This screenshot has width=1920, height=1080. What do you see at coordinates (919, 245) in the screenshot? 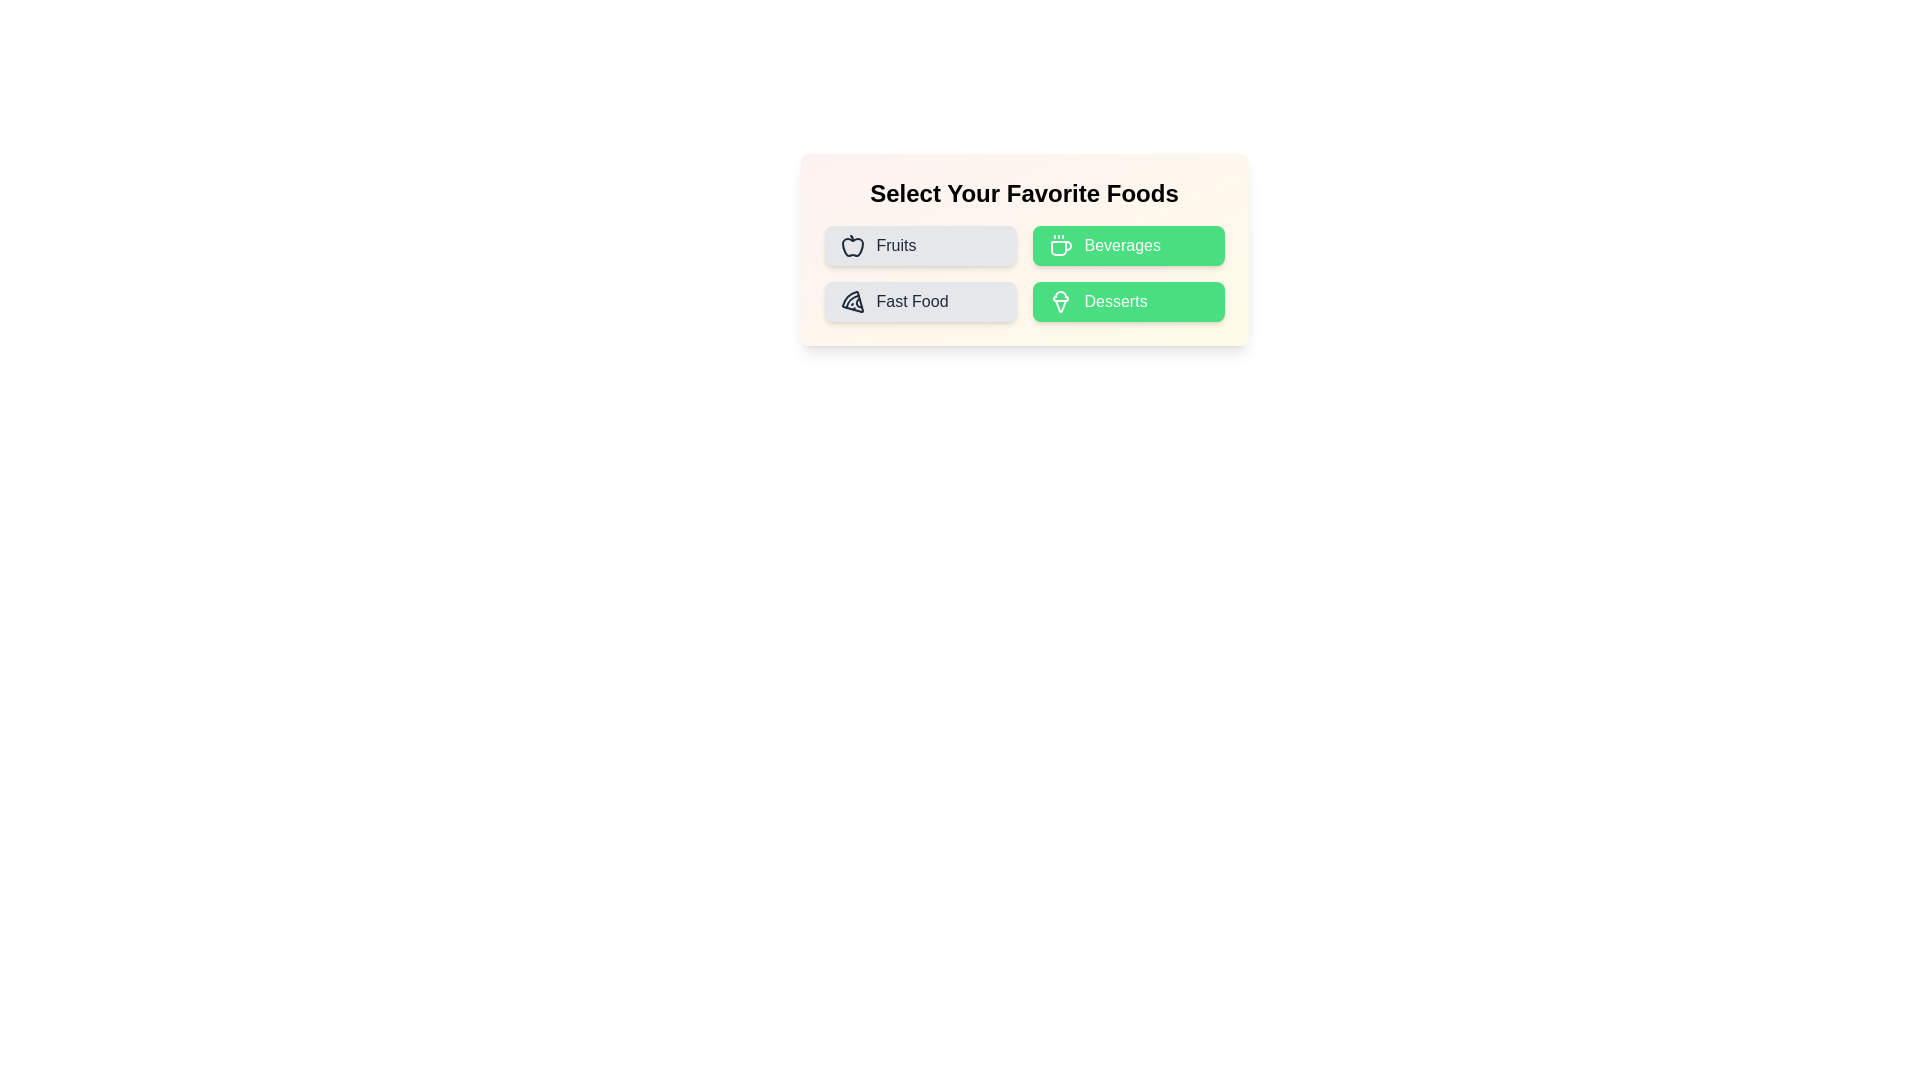
I see `the food category Fruits by clicking its corresponding button` at bounding box center [919, 245].